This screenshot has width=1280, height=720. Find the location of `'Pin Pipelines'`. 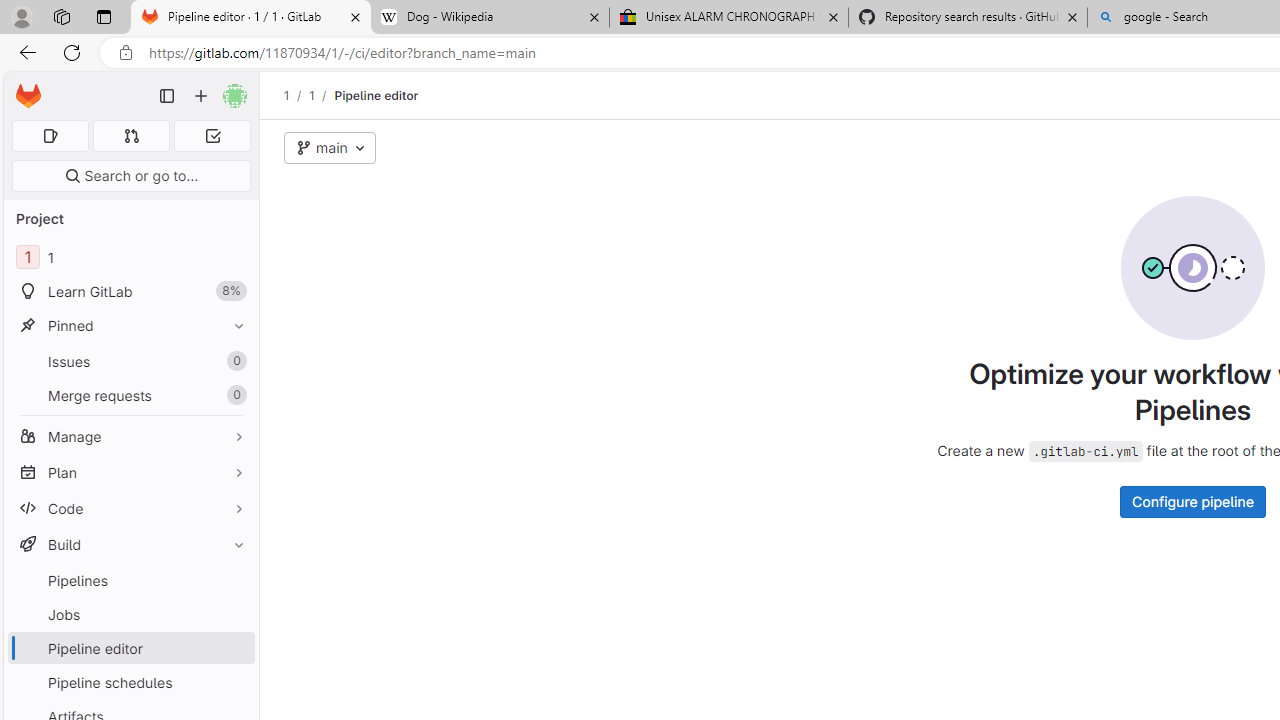

'Pin Pipelines' is located at coordinates (234, 580).